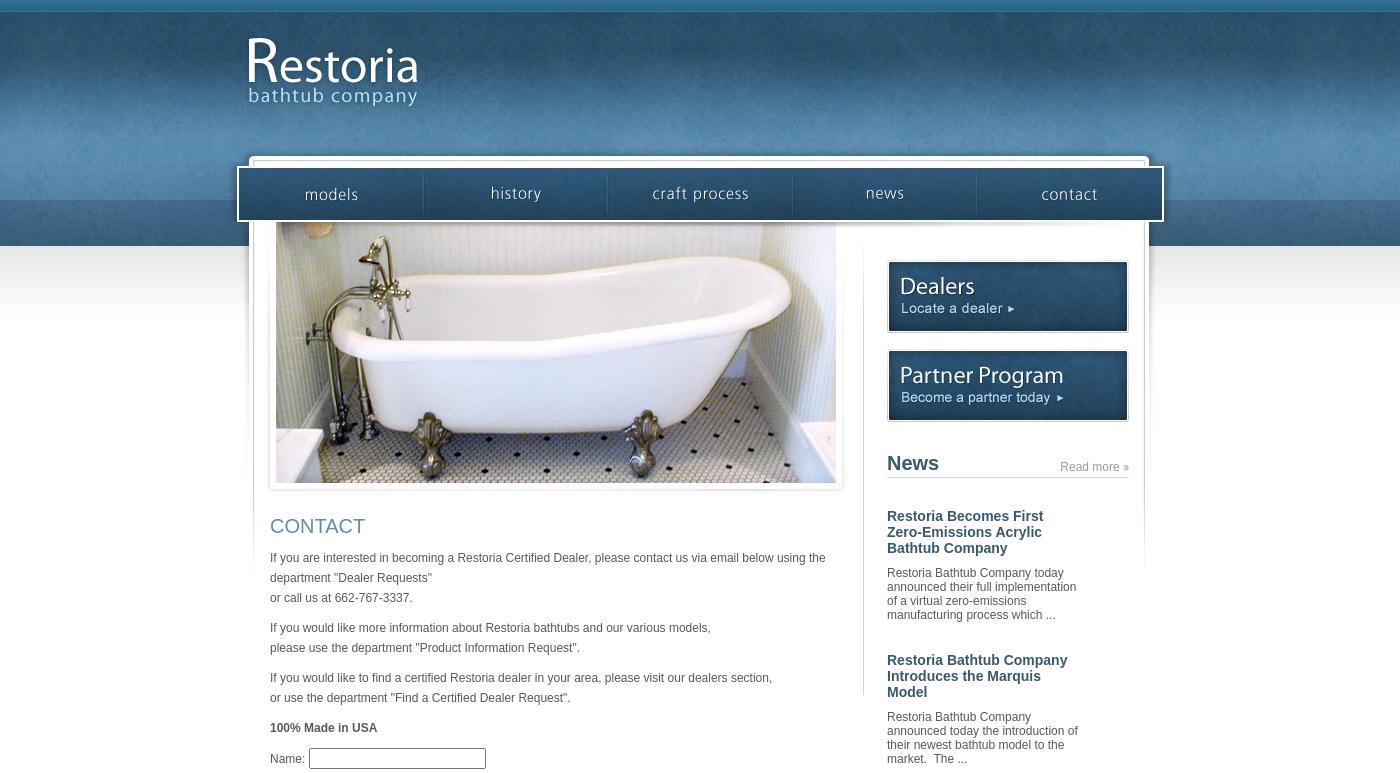 The height and width of the screenshot is (773, 1400). What do you see at coordinates (547, 568) in the screenshot?
I see `'If you are interested in becoming a Restoria Certified Dealer, please contact us via email below using the department "Dealer Requests"'` at bounding box center [547, 568].